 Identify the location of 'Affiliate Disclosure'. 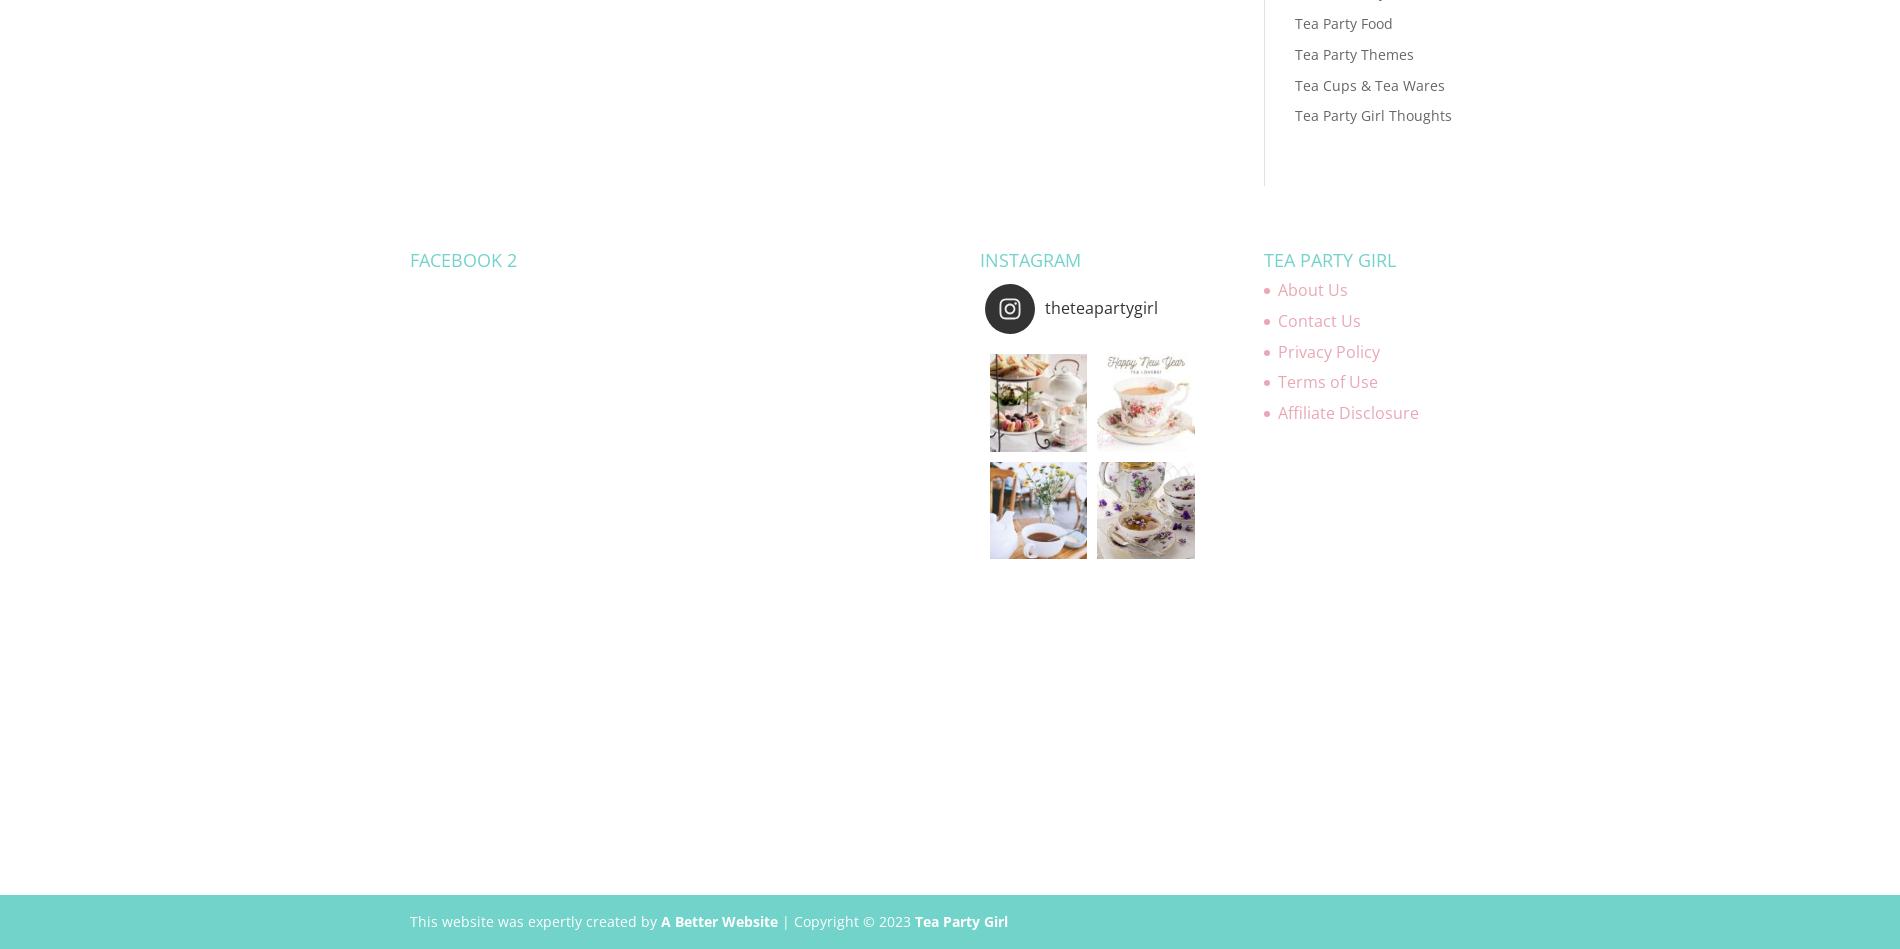
(1276, 413).